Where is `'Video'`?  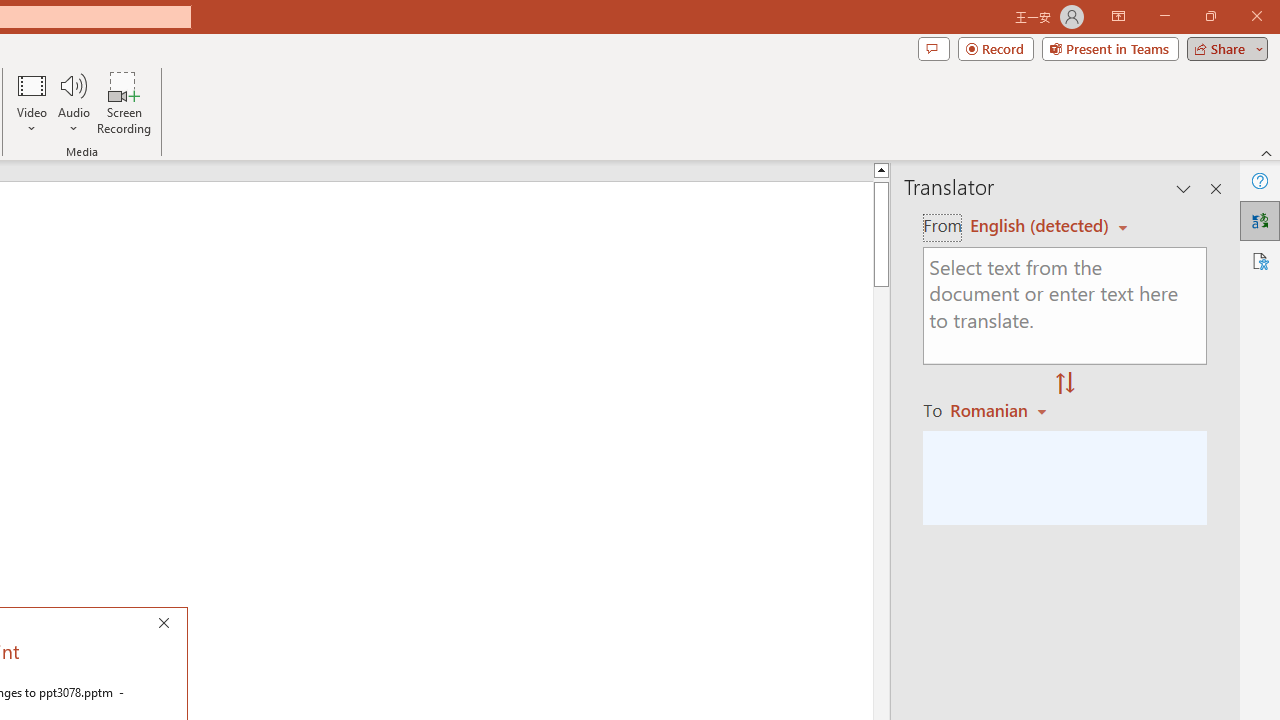 'Video' is located at coordinates (32, 103).